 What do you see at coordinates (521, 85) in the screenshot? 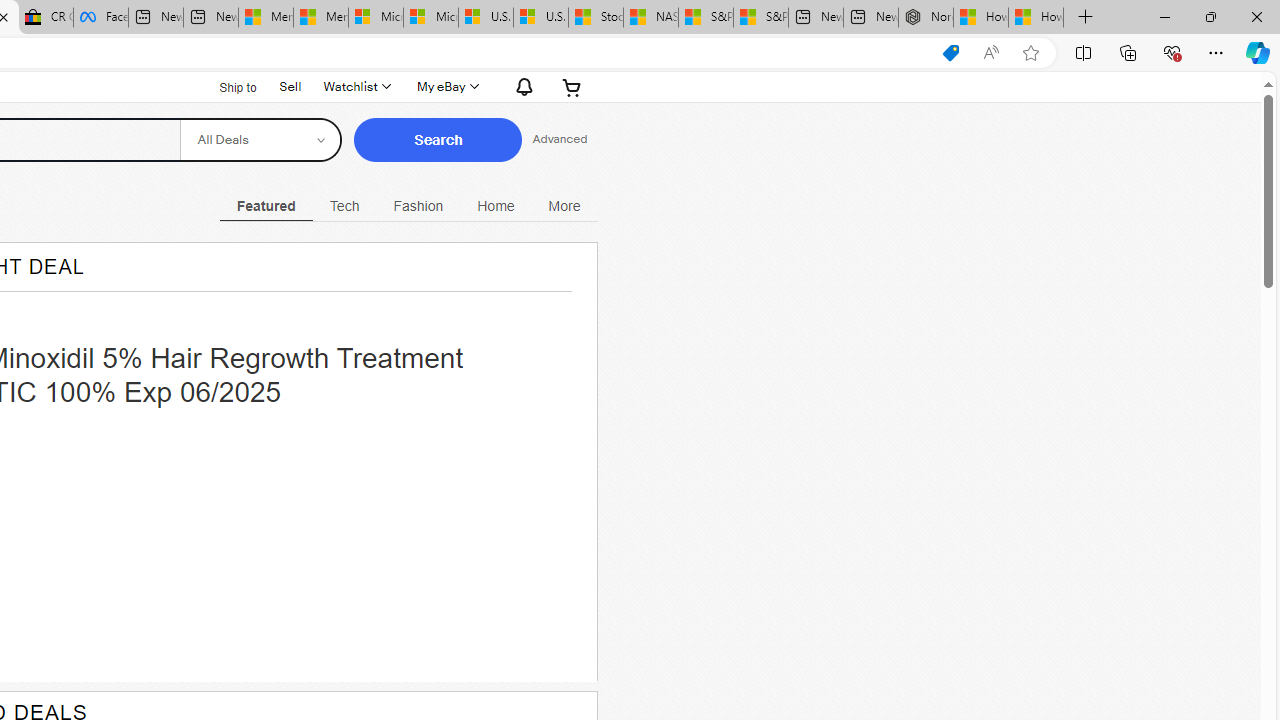
I see `'AutomationID: gh-eb-Alerts'` at bounding box center [521, 85].